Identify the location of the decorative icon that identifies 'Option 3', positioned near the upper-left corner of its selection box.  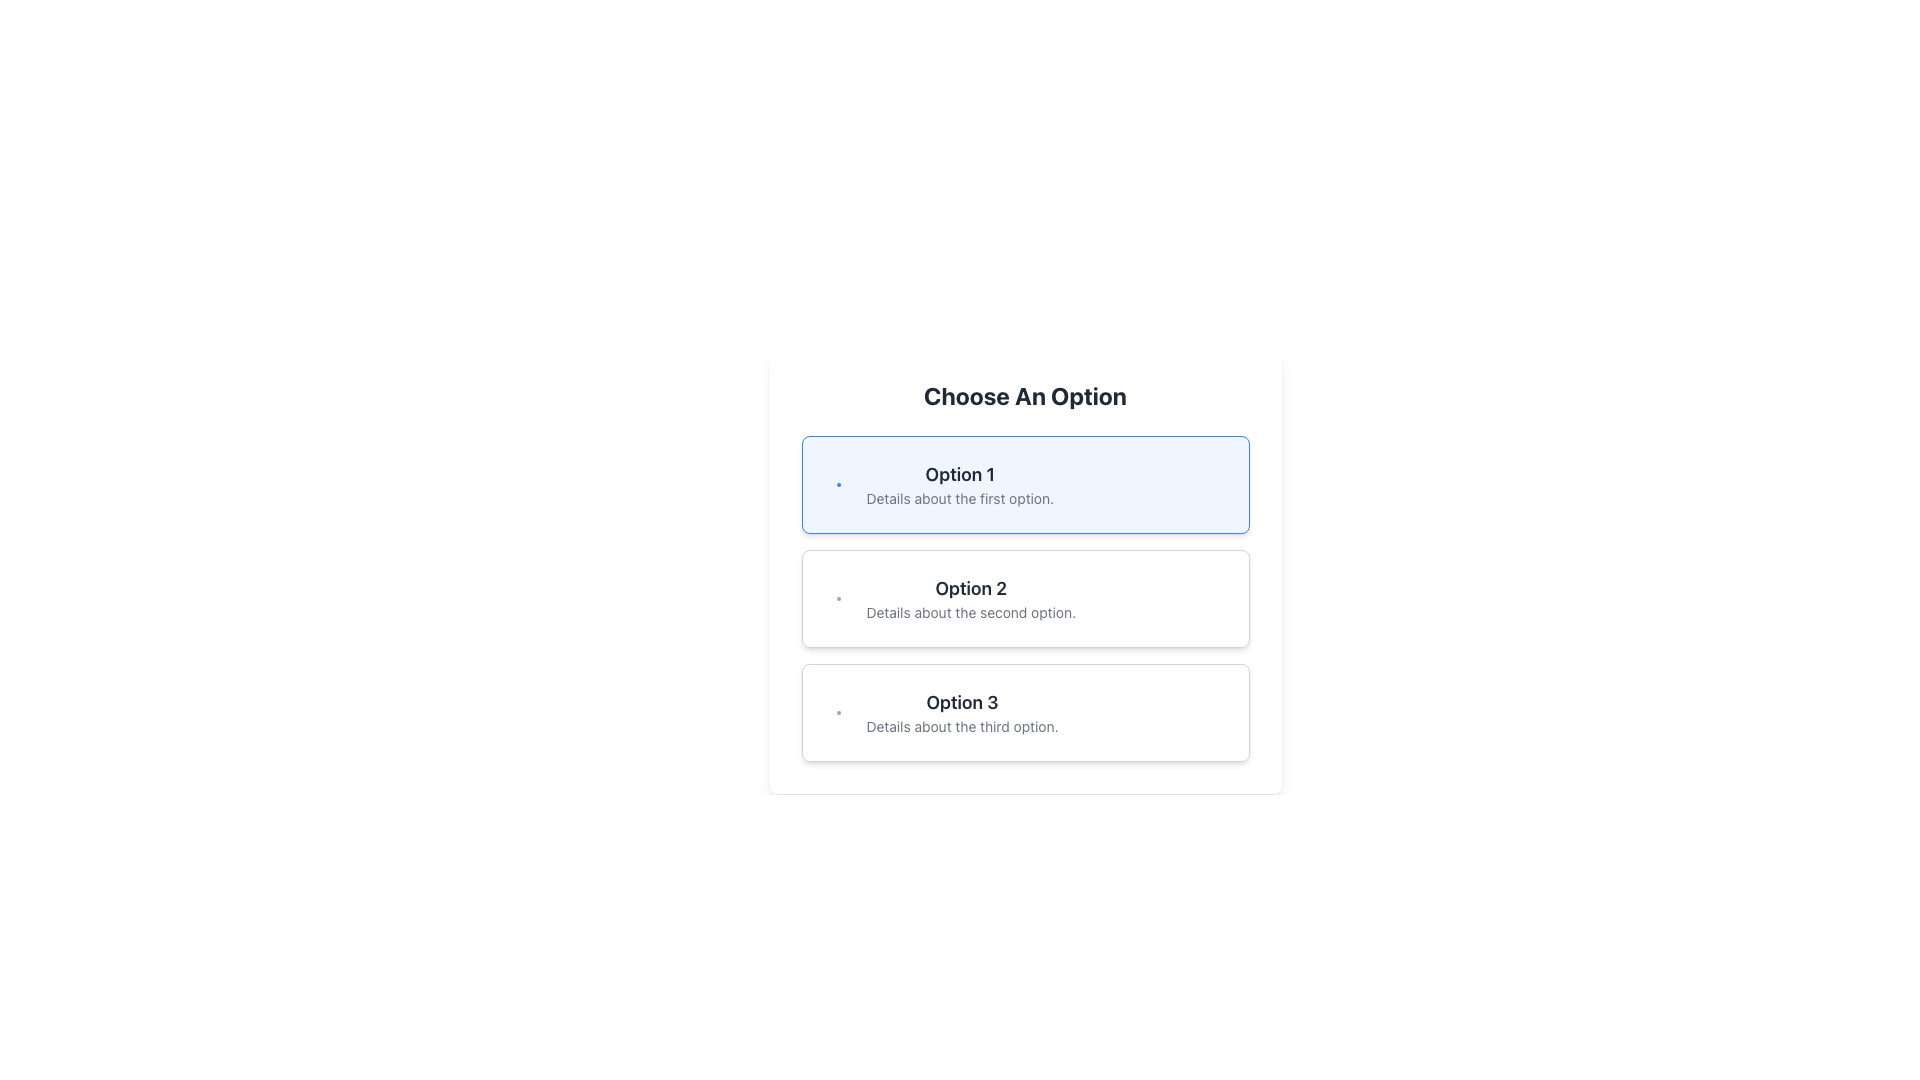
(838, 712).